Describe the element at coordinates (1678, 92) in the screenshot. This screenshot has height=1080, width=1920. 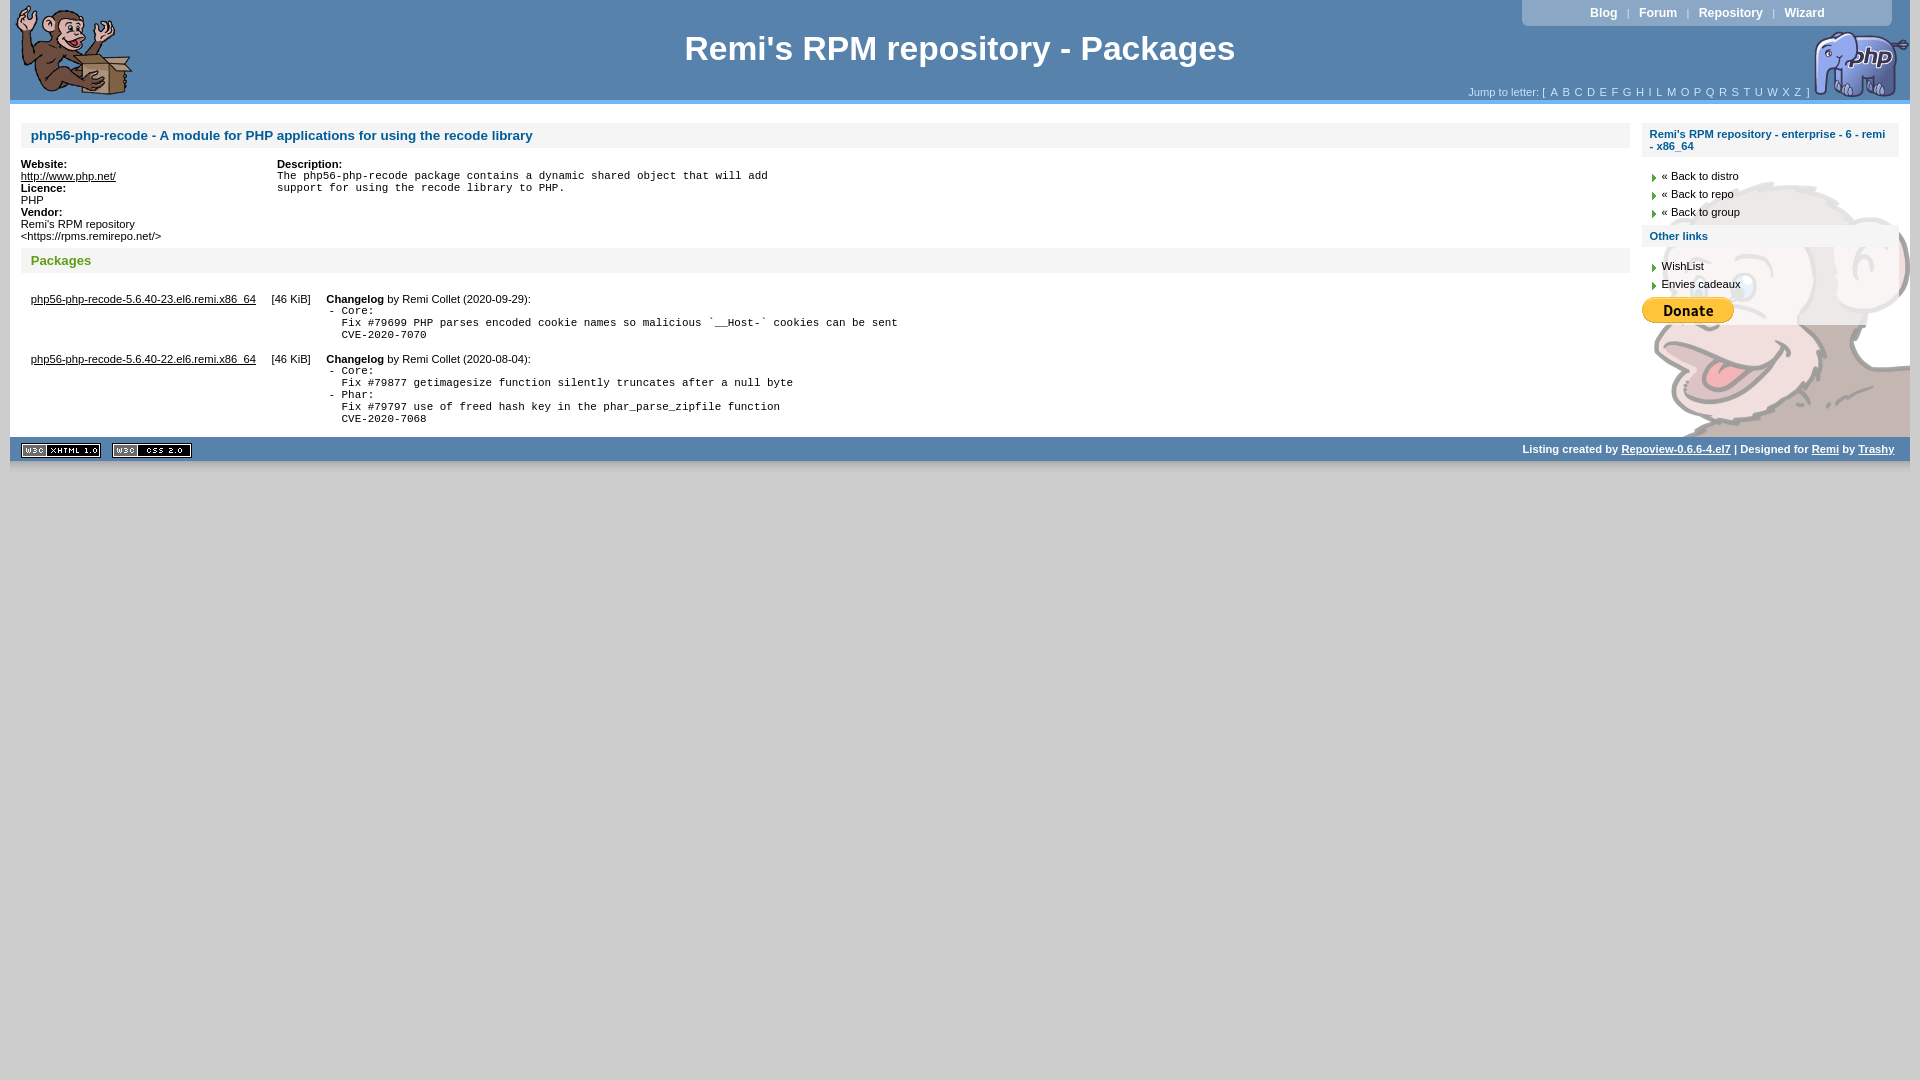
I see `'O'` at that location.